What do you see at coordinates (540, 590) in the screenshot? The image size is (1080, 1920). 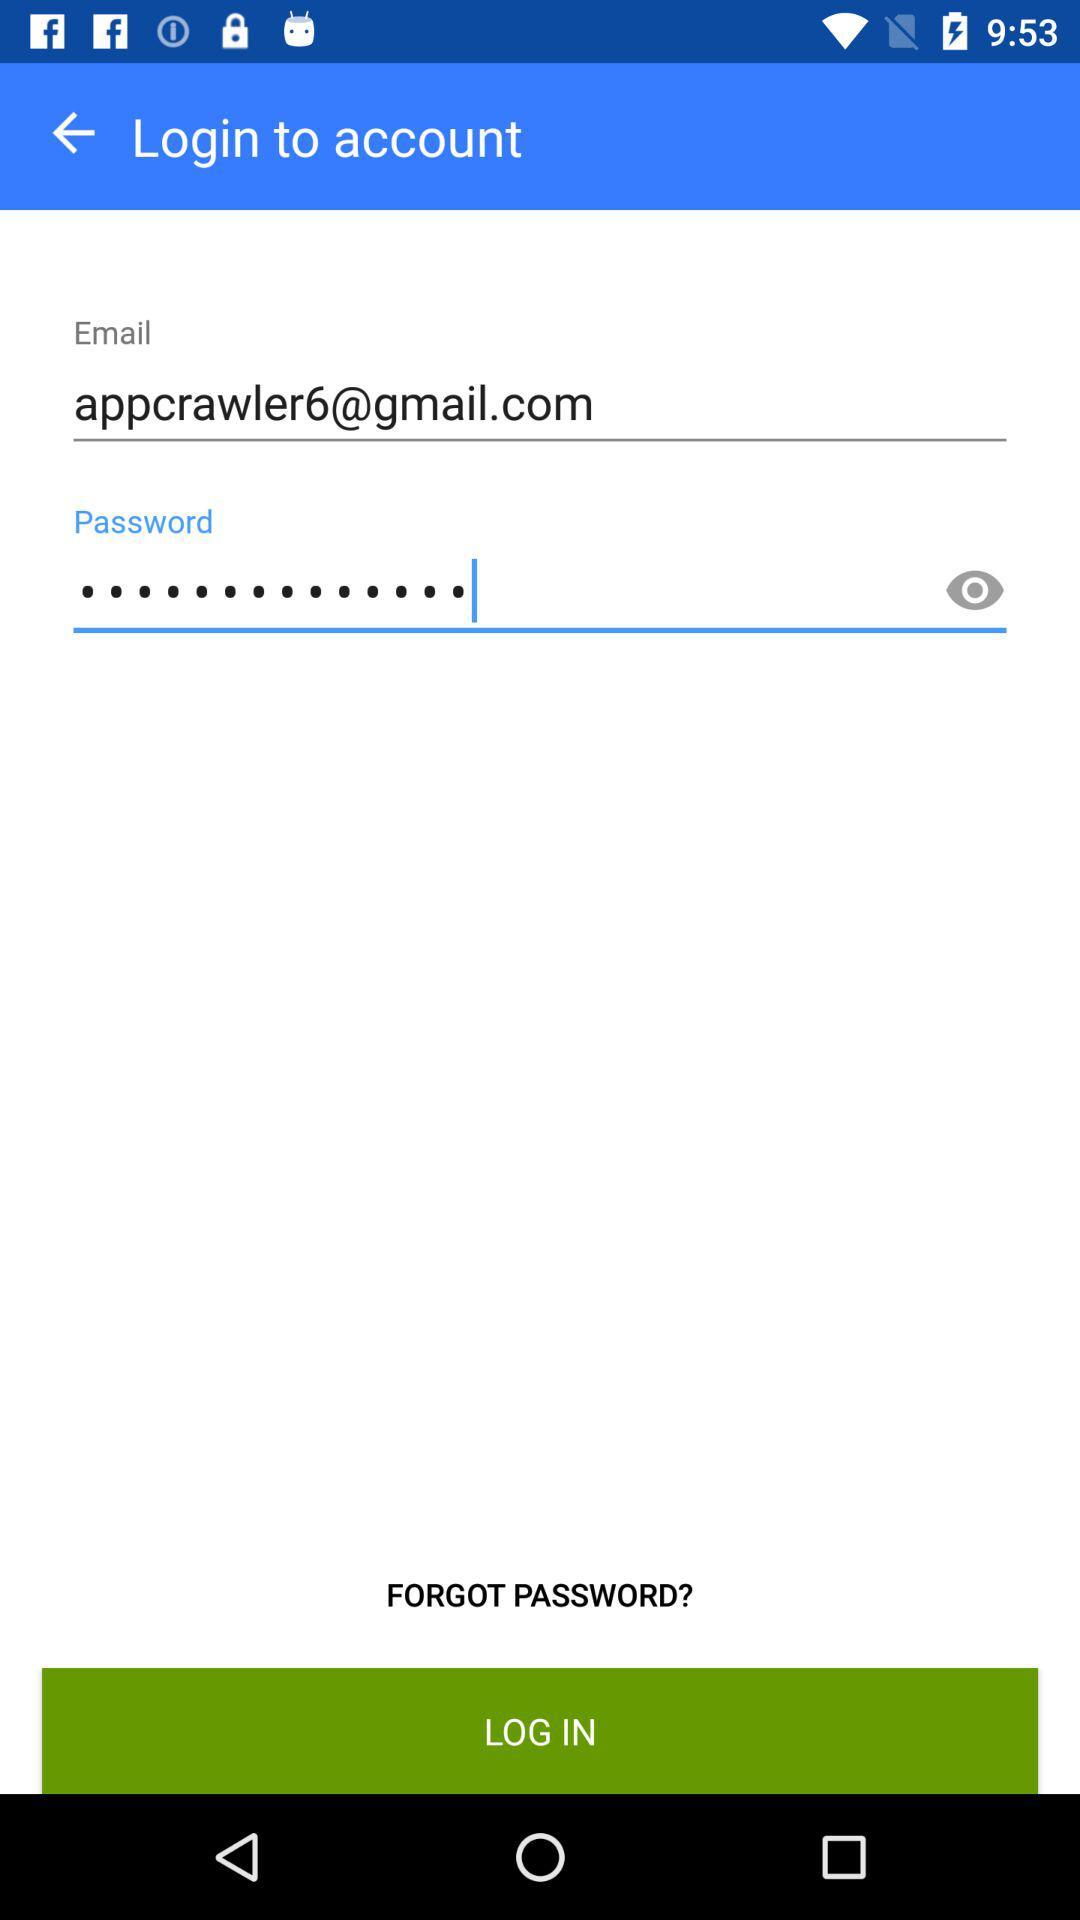 I see `the appcrawler3116 icon` at bounding box center [540, 590].